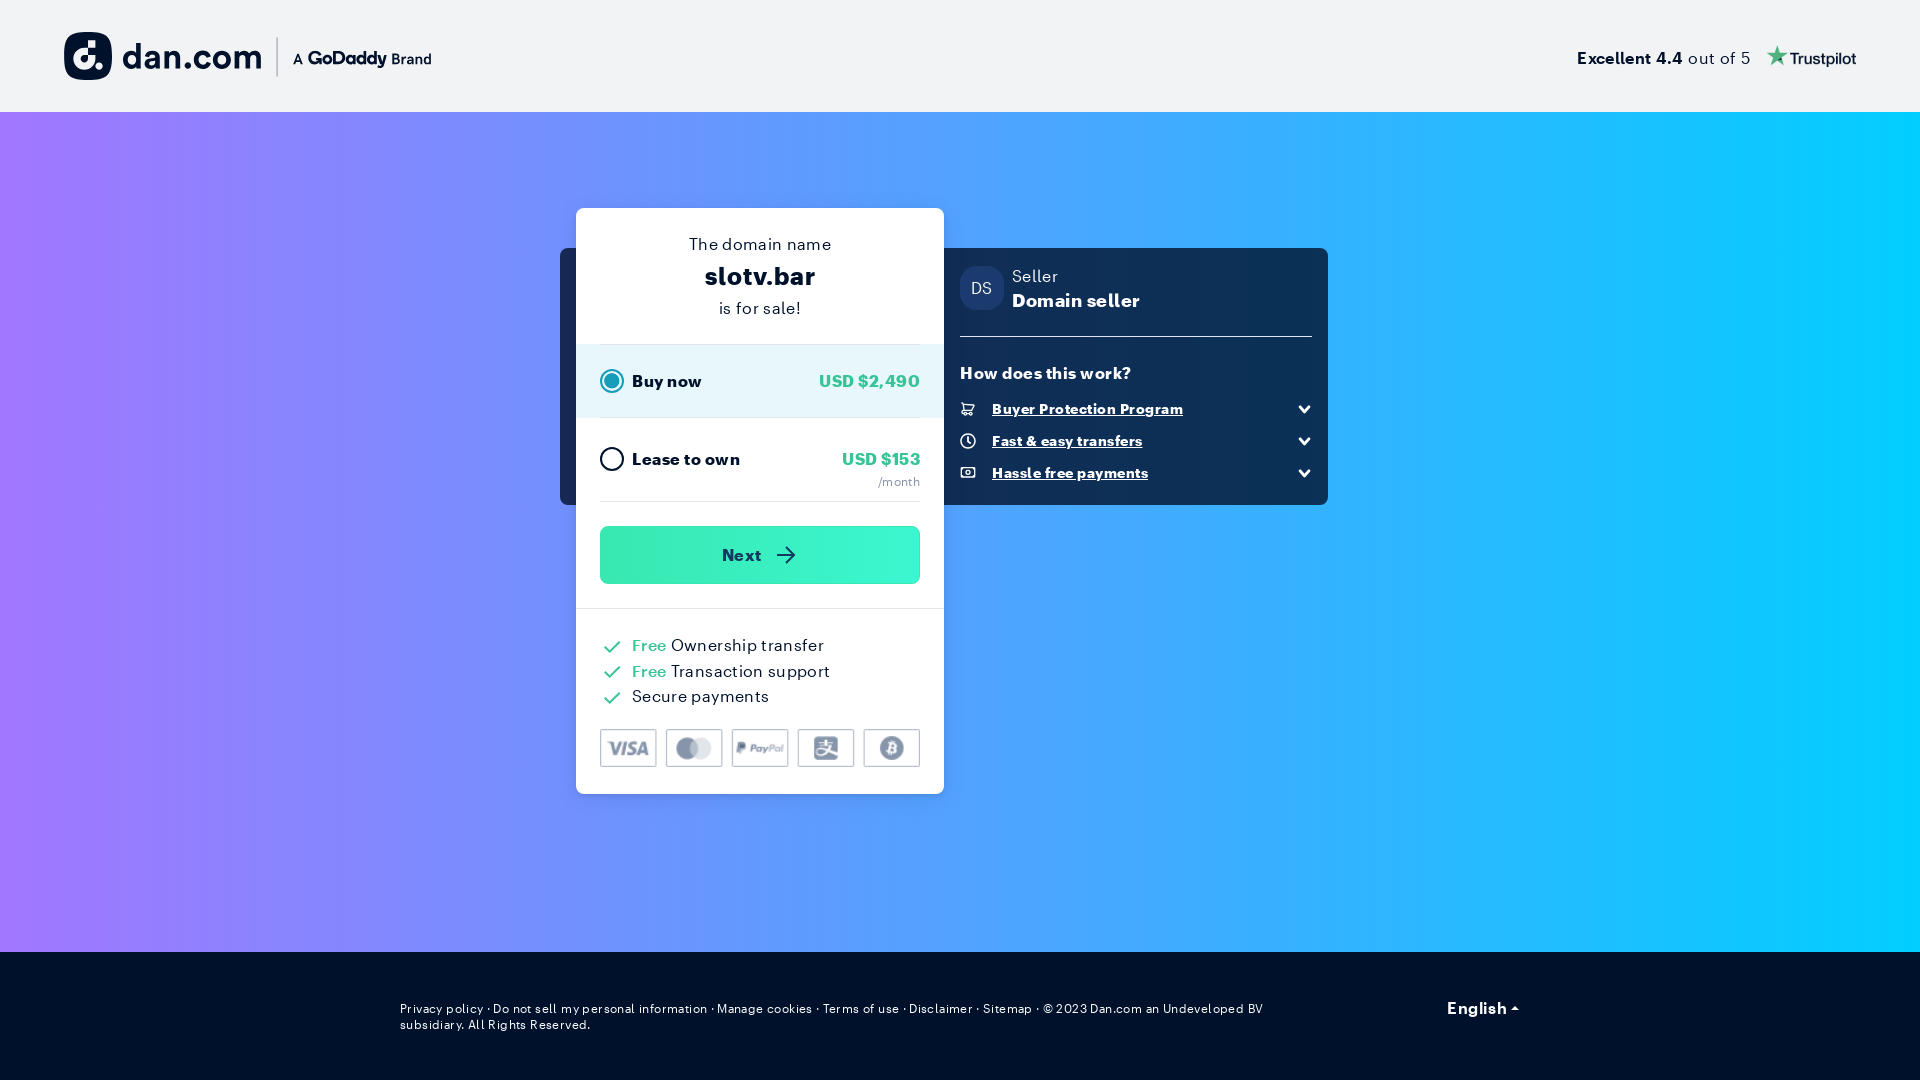 The width and height of the screenshot is (1920, 1080). What do you see at coordinates (493, 1007) in the screenshot?
I see `'Do not sell my personal information'` at bounding box center [493, 1007].